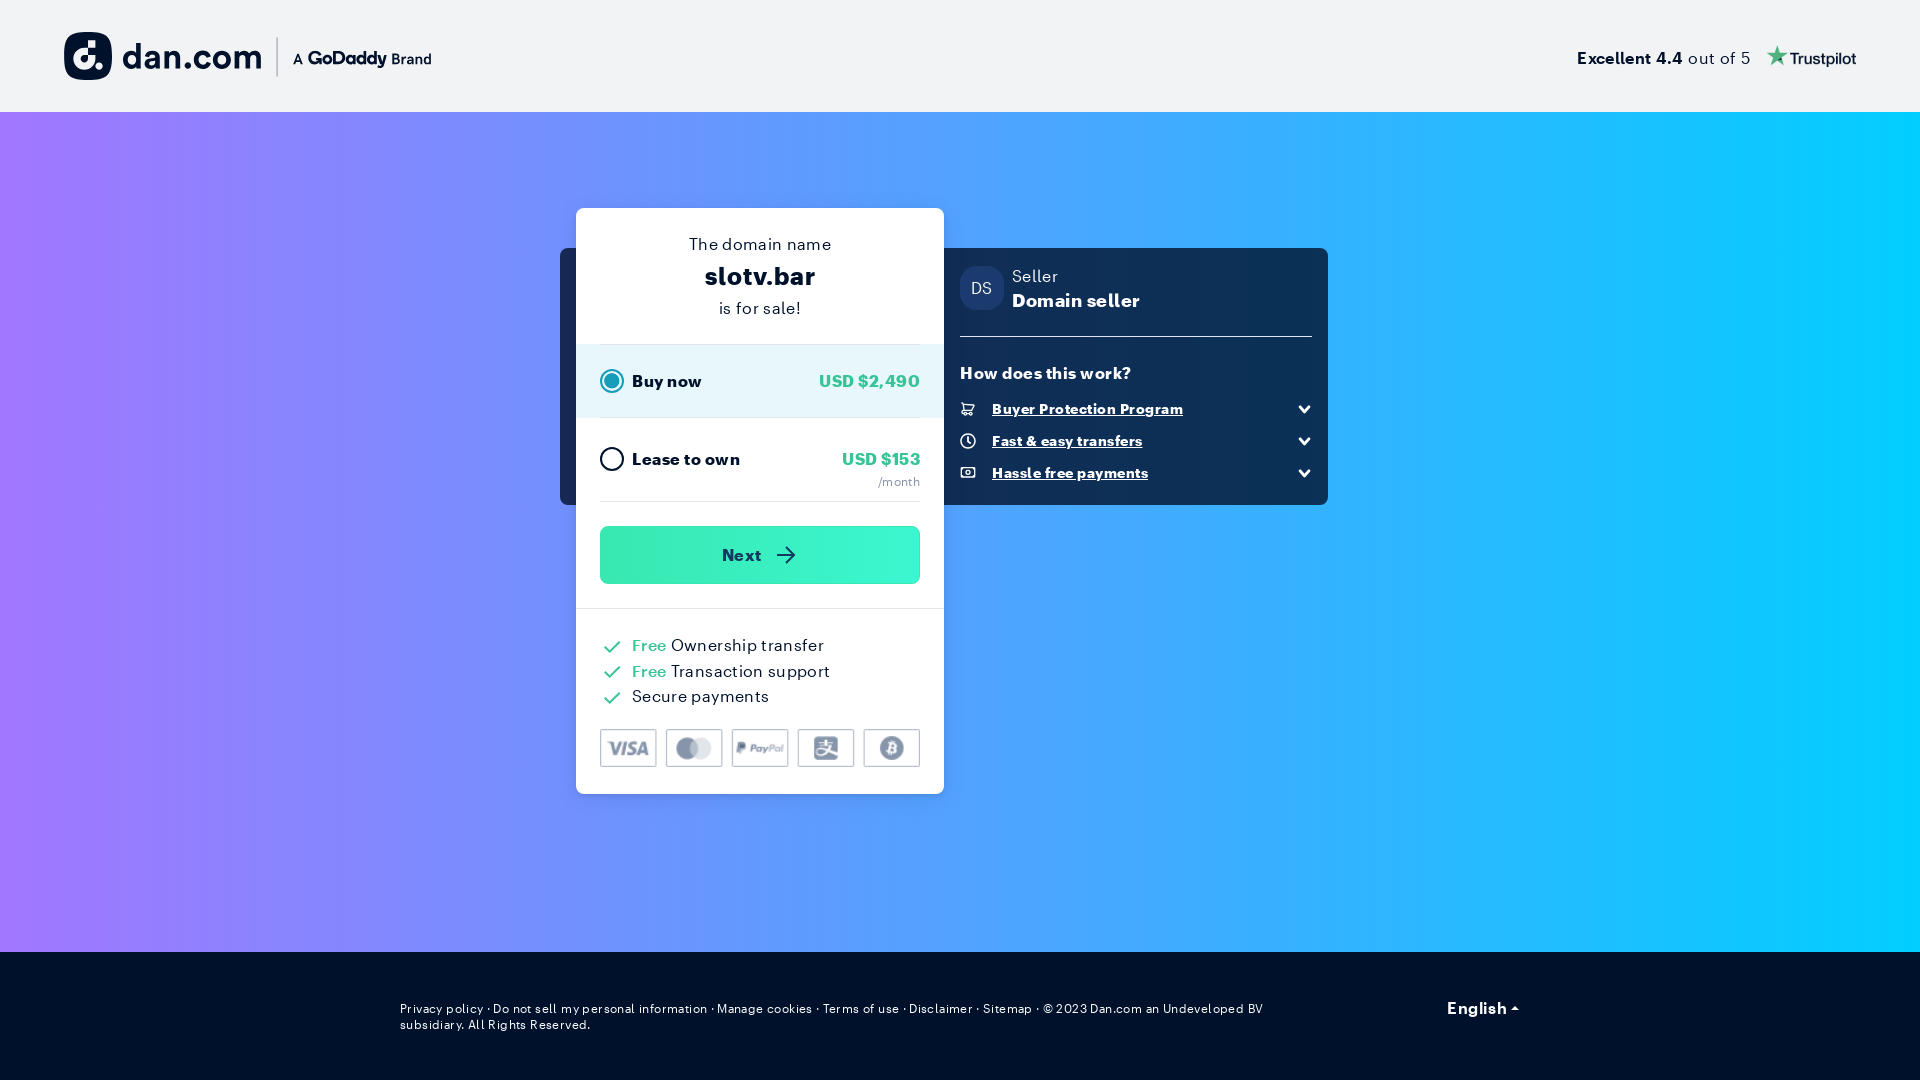 The width and height of the screenshot is (1920, 1080). What do you see at coordinates (493, 1007) in the screenshot?
I see `'Do not sell my personal information'` at bounding box center [493, 1007].